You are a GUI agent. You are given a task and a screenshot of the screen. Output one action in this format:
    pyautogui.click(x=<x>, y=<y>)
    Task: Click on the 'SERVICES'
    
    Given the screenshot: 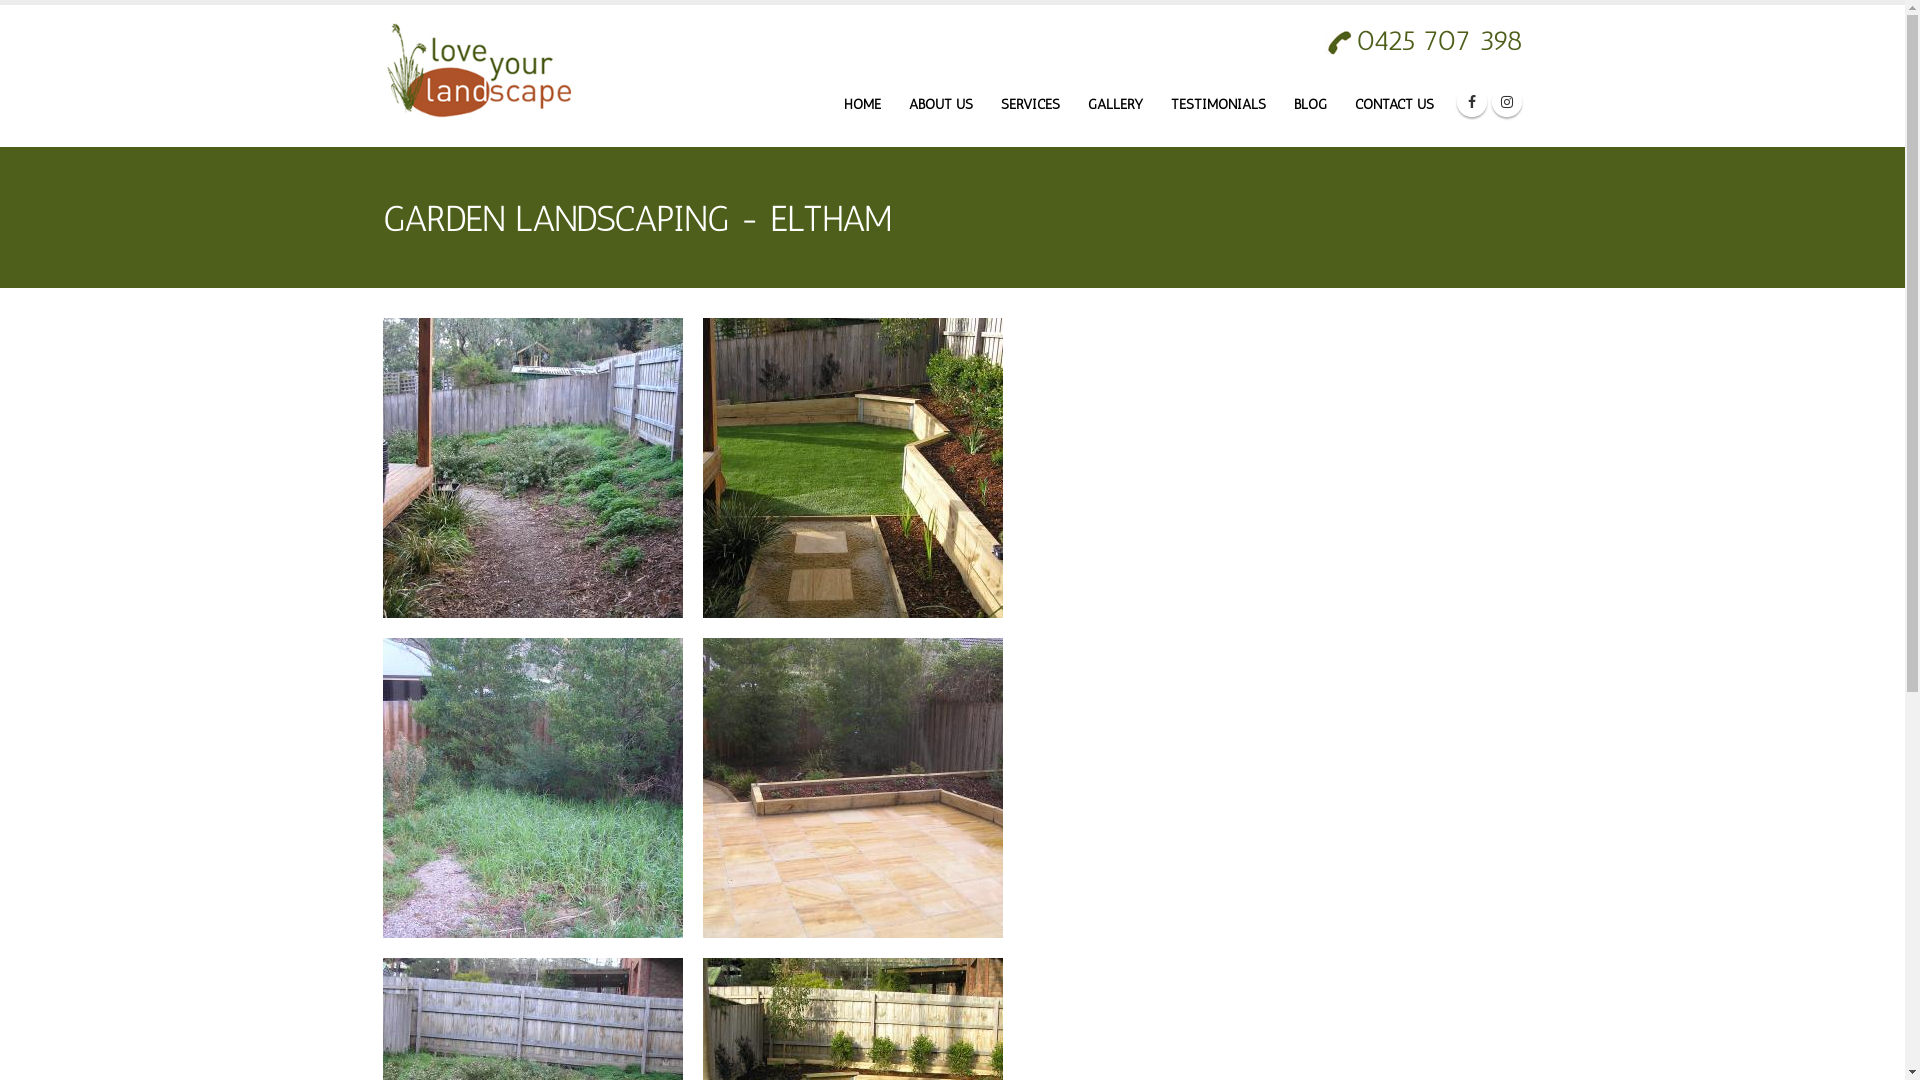 What is the action you would take?
    pyautogui.click(x=1030, y=104)
    